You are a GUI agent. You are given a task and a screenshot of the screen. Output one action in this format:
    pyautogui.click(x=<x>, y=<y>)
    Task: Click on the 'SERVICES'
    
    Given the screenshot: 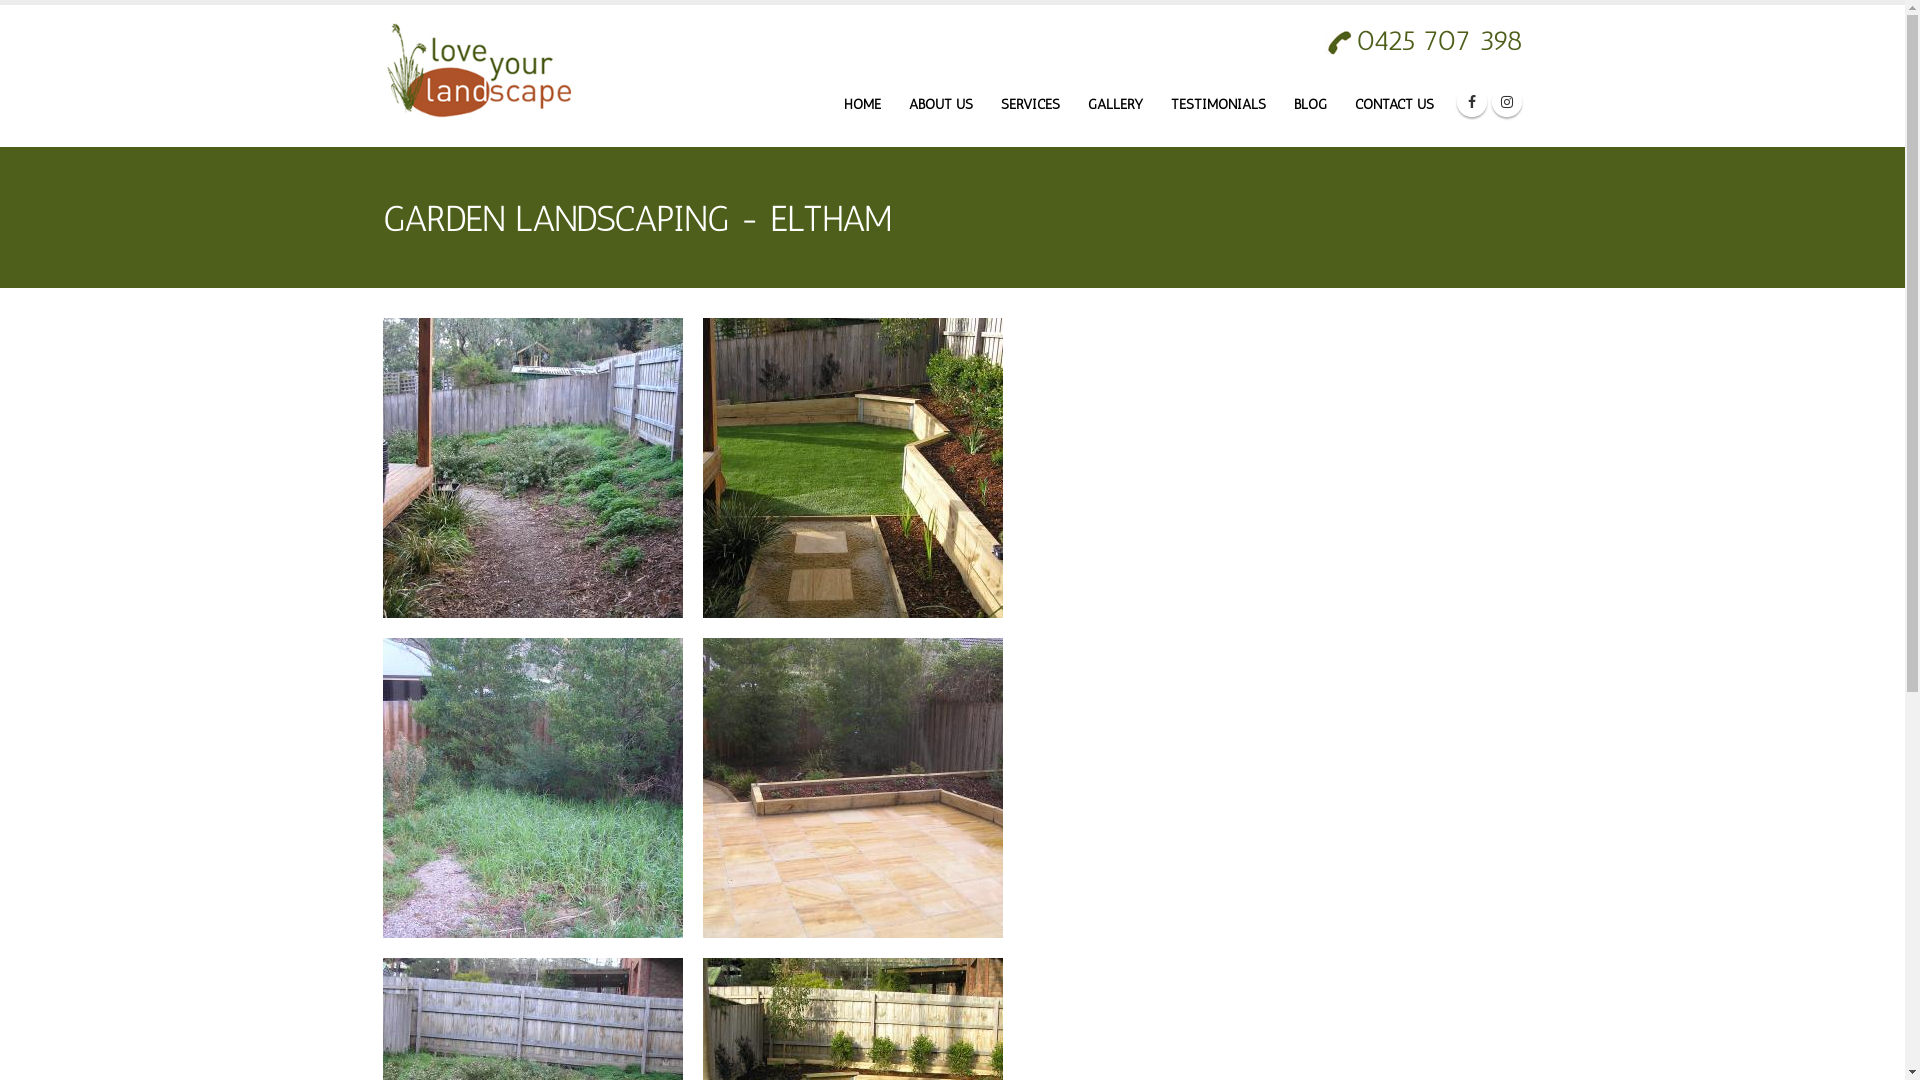 What is the action you would take?
    pyautogui.click(x=1030, y=104)
    